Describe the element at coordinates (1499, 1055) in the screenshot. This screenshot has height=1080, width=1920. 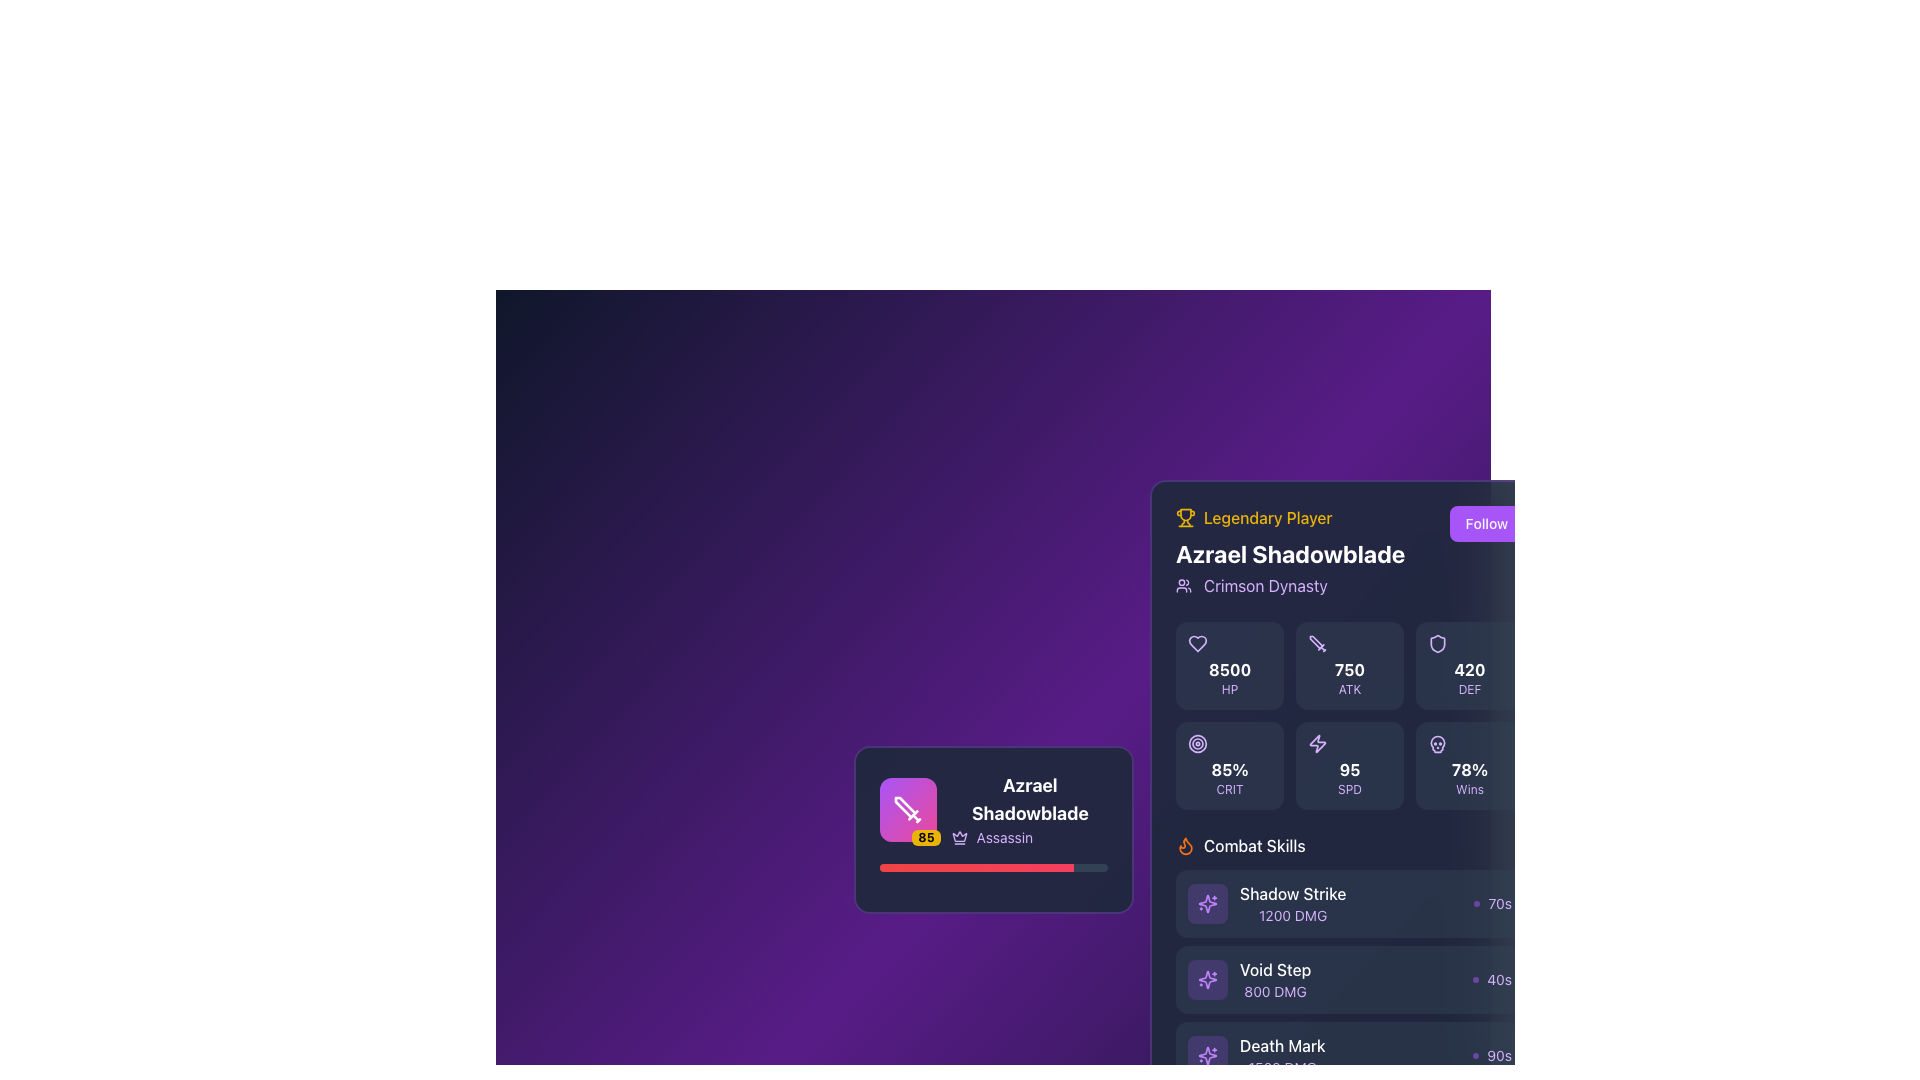
I see `text content of the '90s' text label, which is styled with a small font size and light purple color, located next to a purple circular icon in the combat skill details section` at that location.